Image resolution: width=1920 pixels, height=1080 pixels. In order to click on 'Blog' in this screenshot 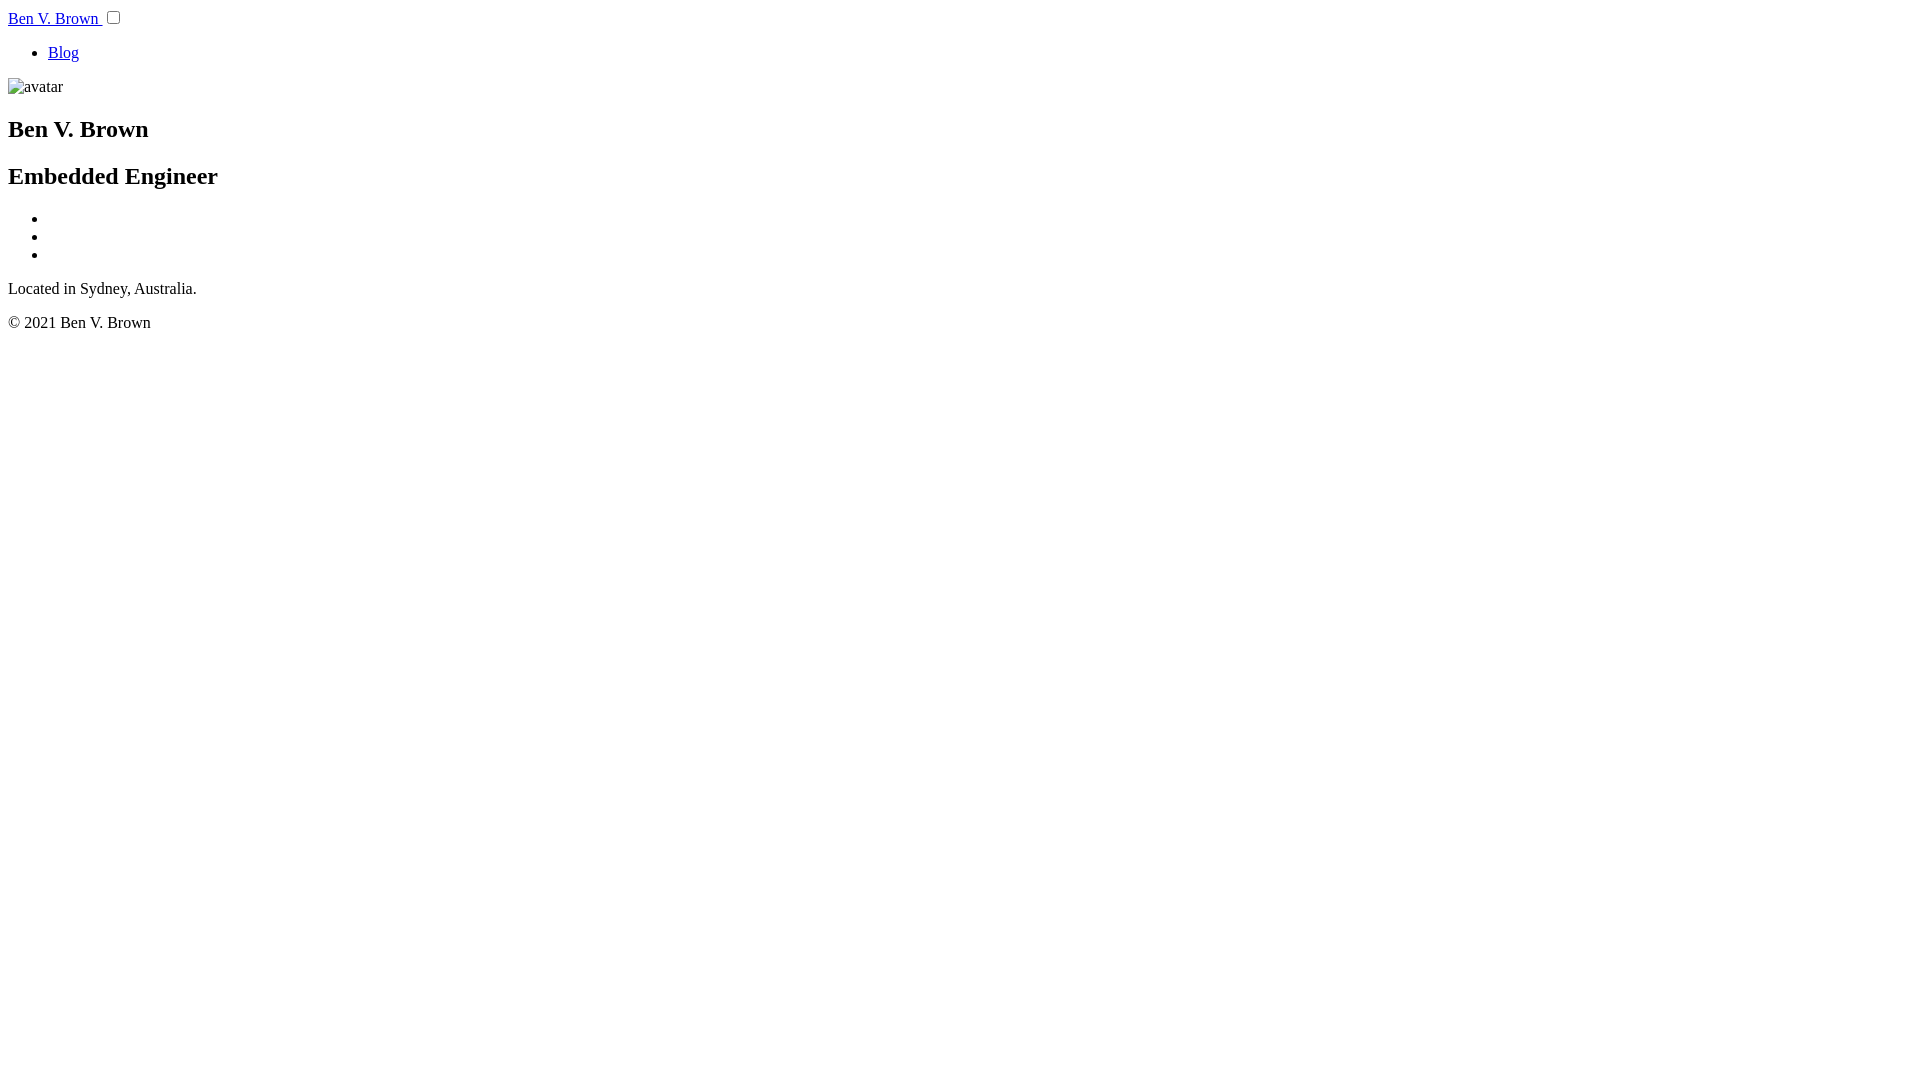, I will do `click(63, 51)`.